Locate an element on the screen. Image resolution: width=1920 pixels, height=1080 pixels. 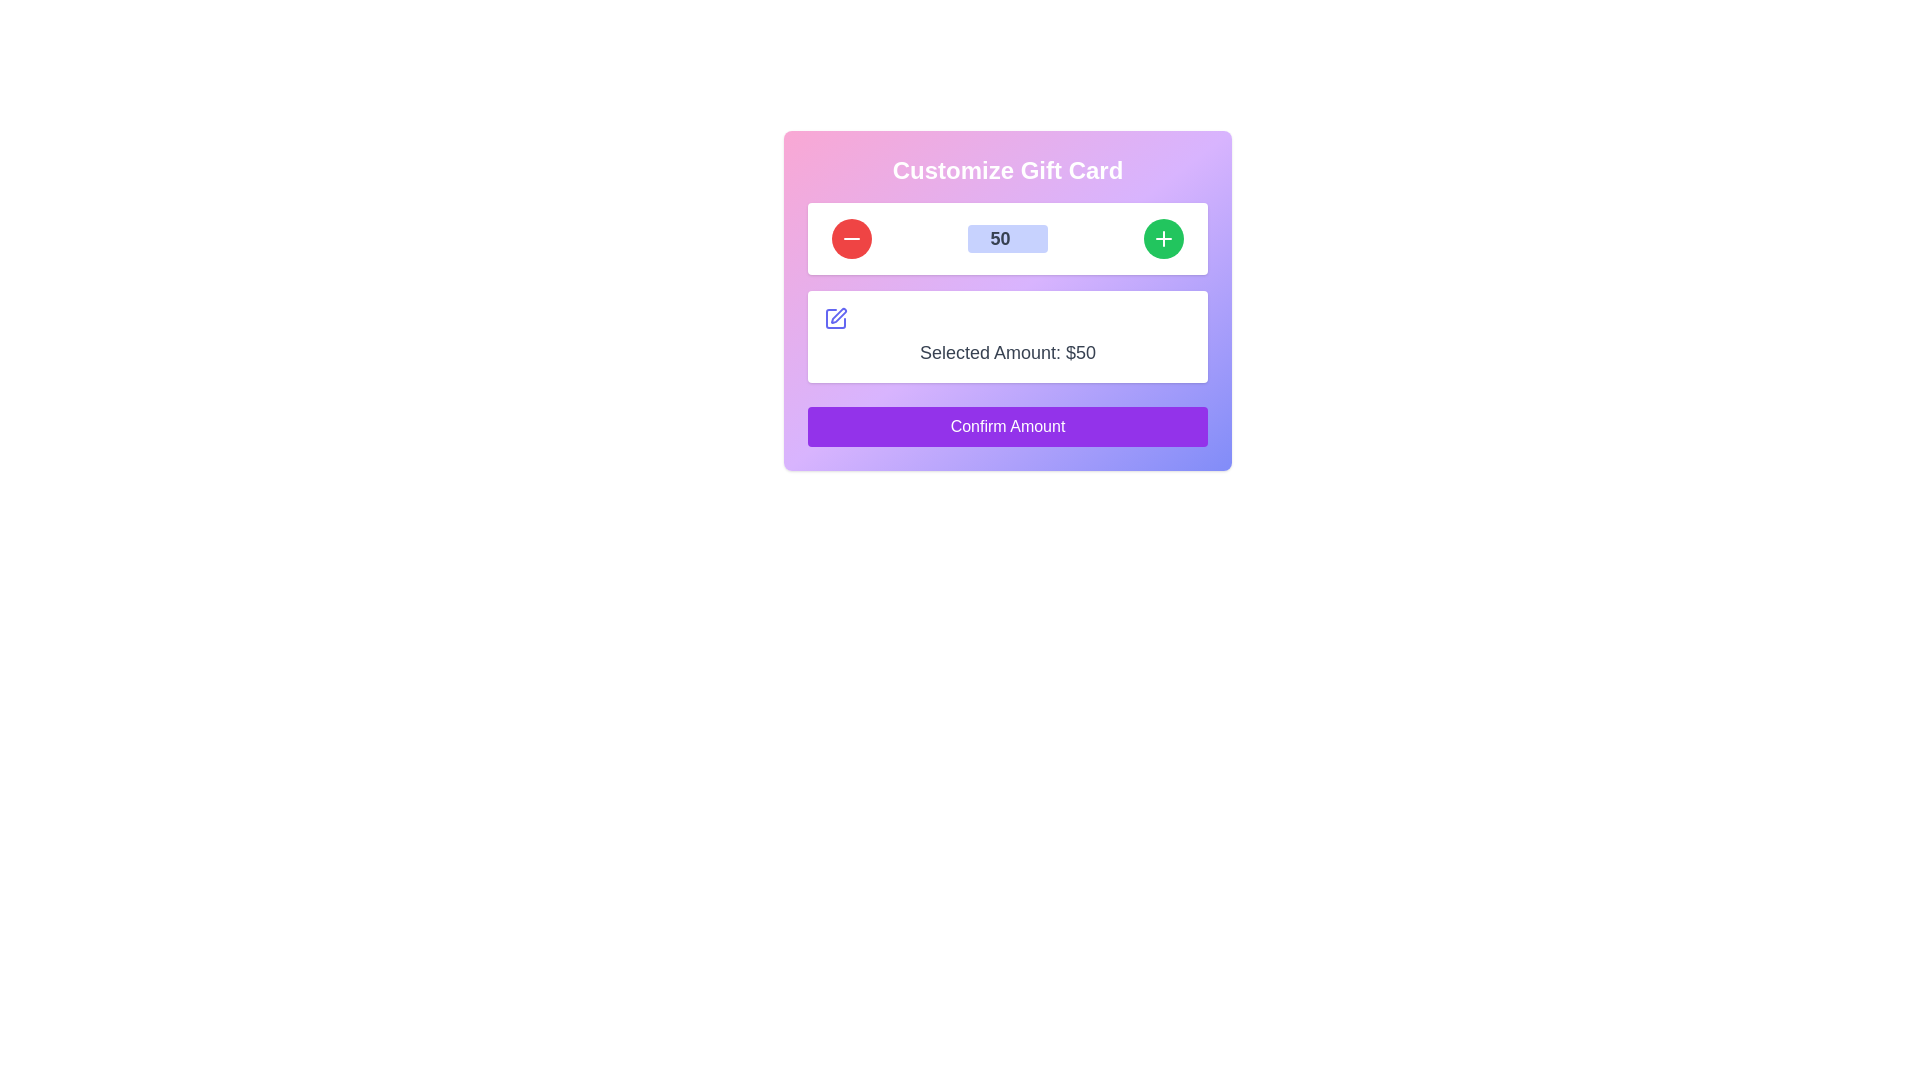
the confirm button located at the bottom of the 'Customize Gift Card' section, directly below the amount '$50' is located at coordinates (1008, 426).